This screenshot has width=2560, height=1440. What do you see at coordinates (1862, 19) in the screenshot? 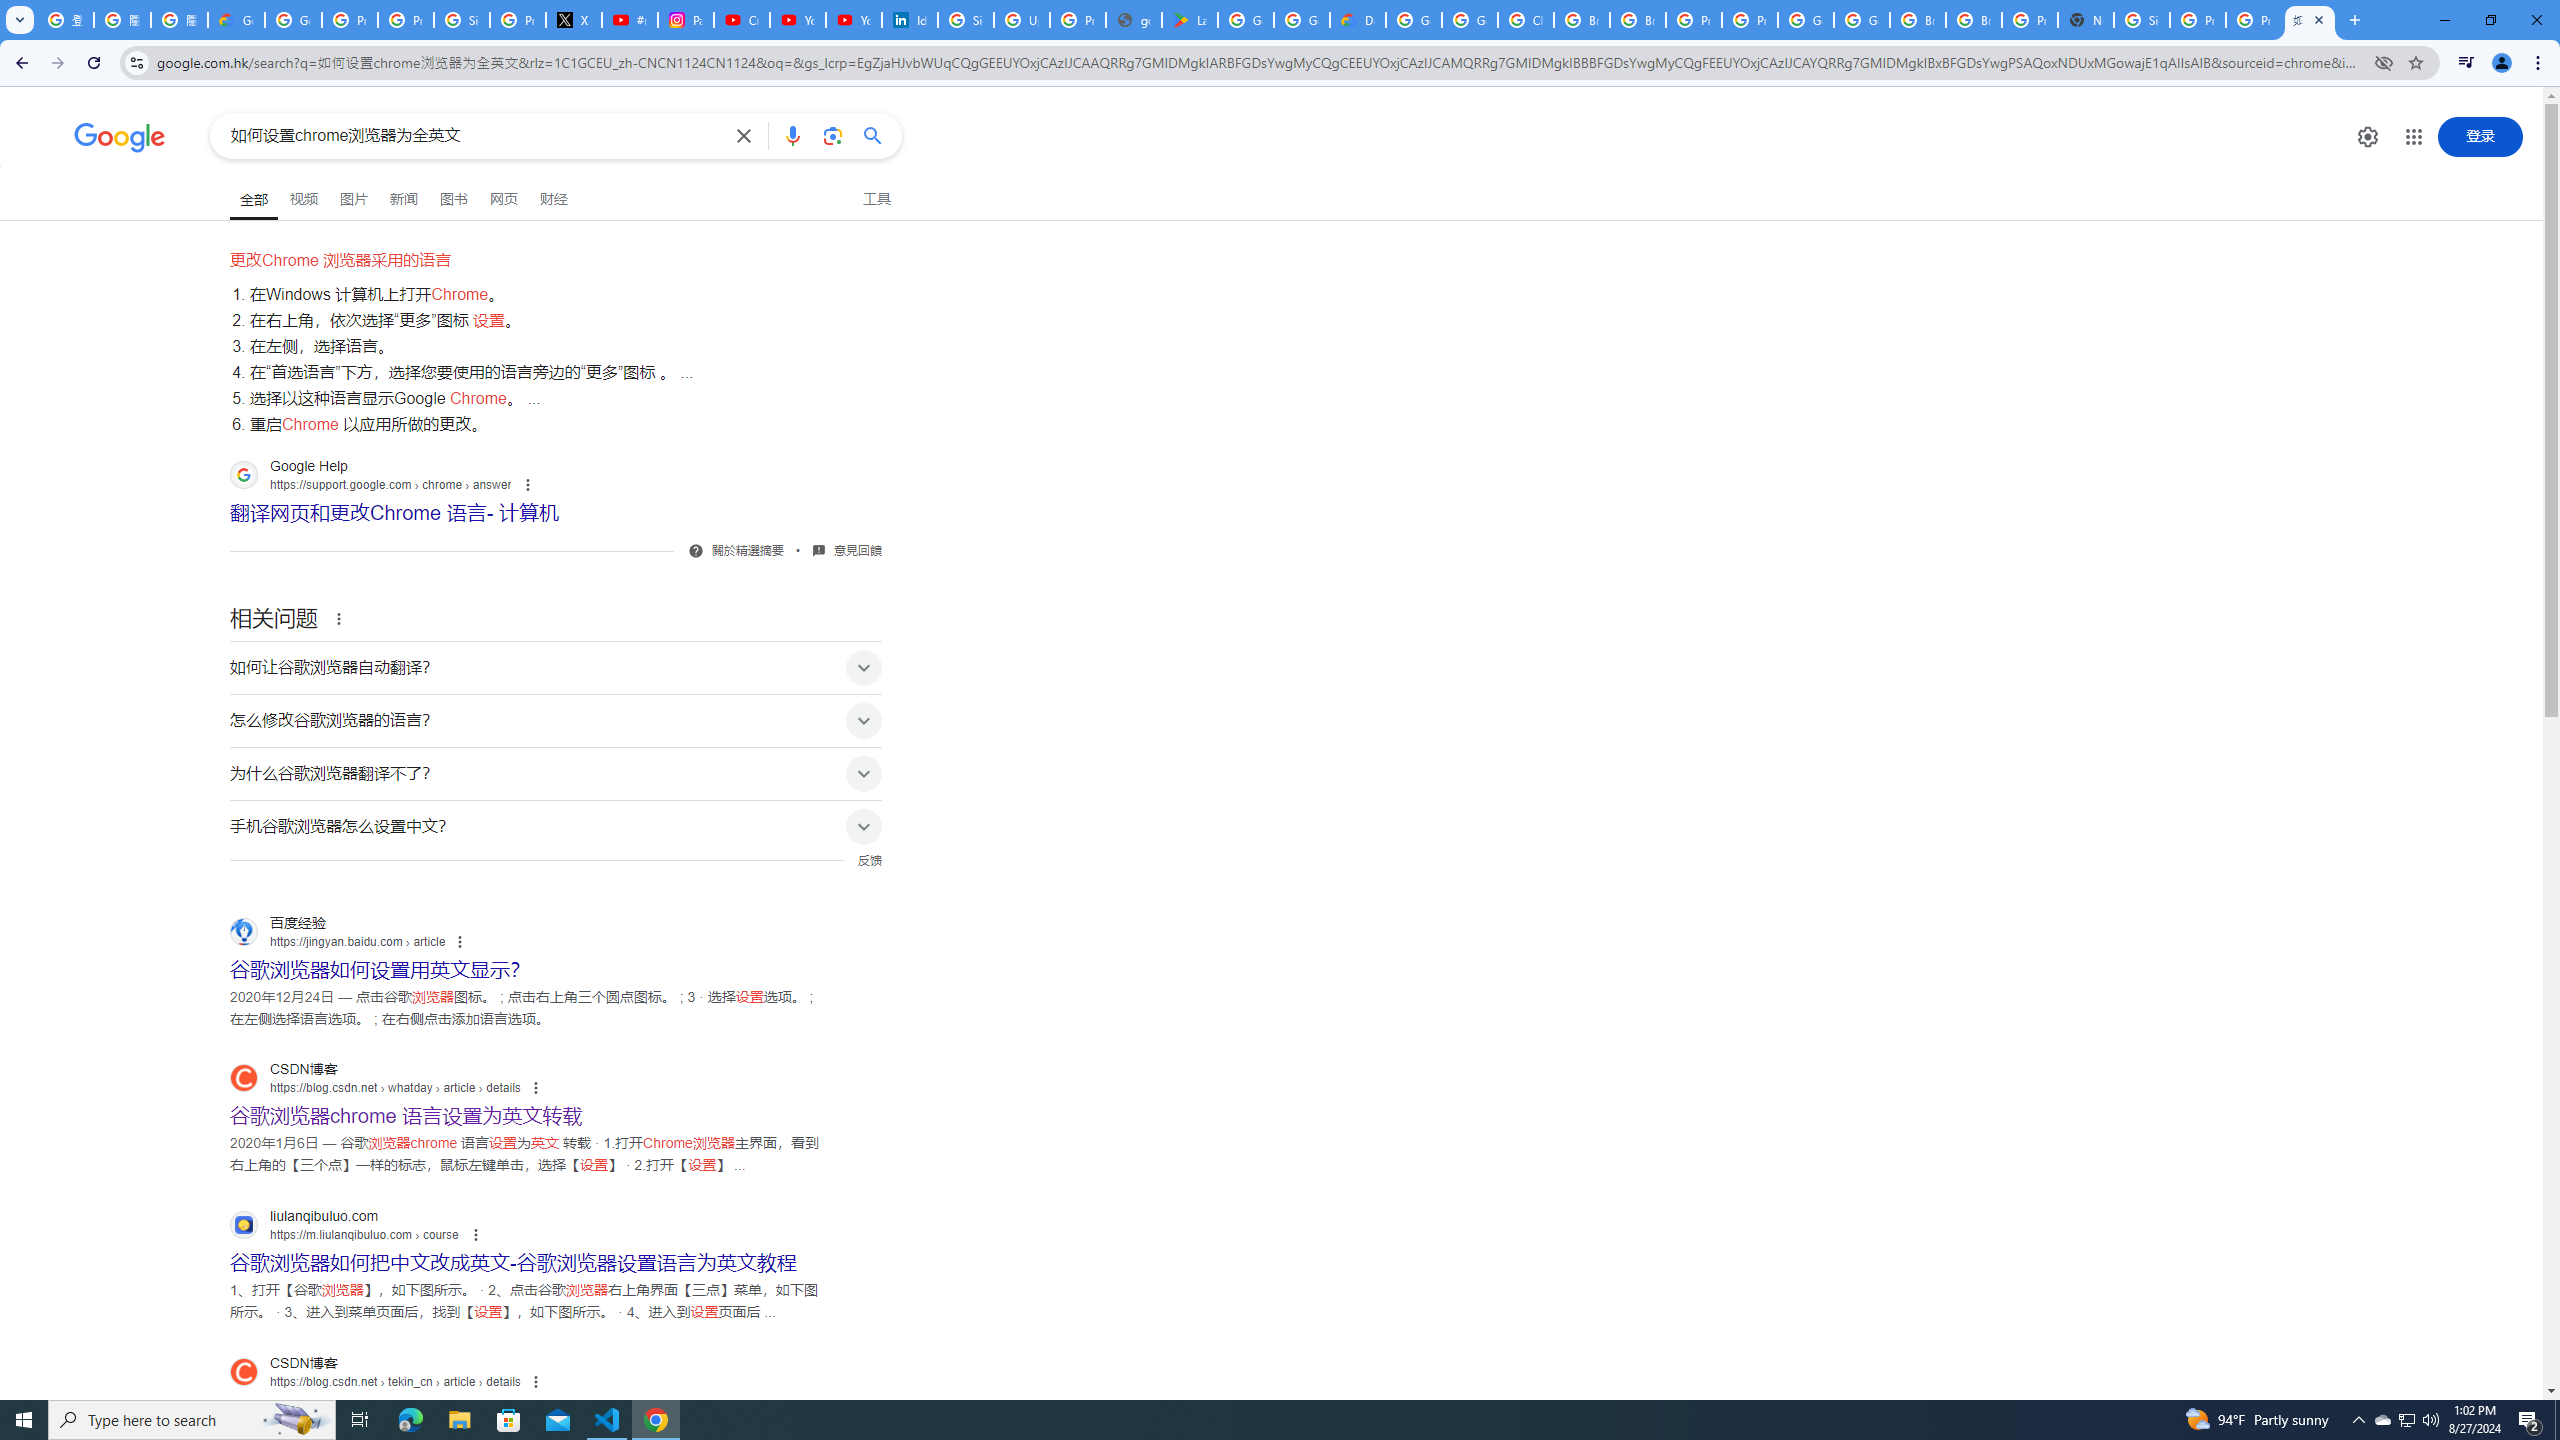
I see `'Google Cloud Platform'` at bounding box center [1862, 19].